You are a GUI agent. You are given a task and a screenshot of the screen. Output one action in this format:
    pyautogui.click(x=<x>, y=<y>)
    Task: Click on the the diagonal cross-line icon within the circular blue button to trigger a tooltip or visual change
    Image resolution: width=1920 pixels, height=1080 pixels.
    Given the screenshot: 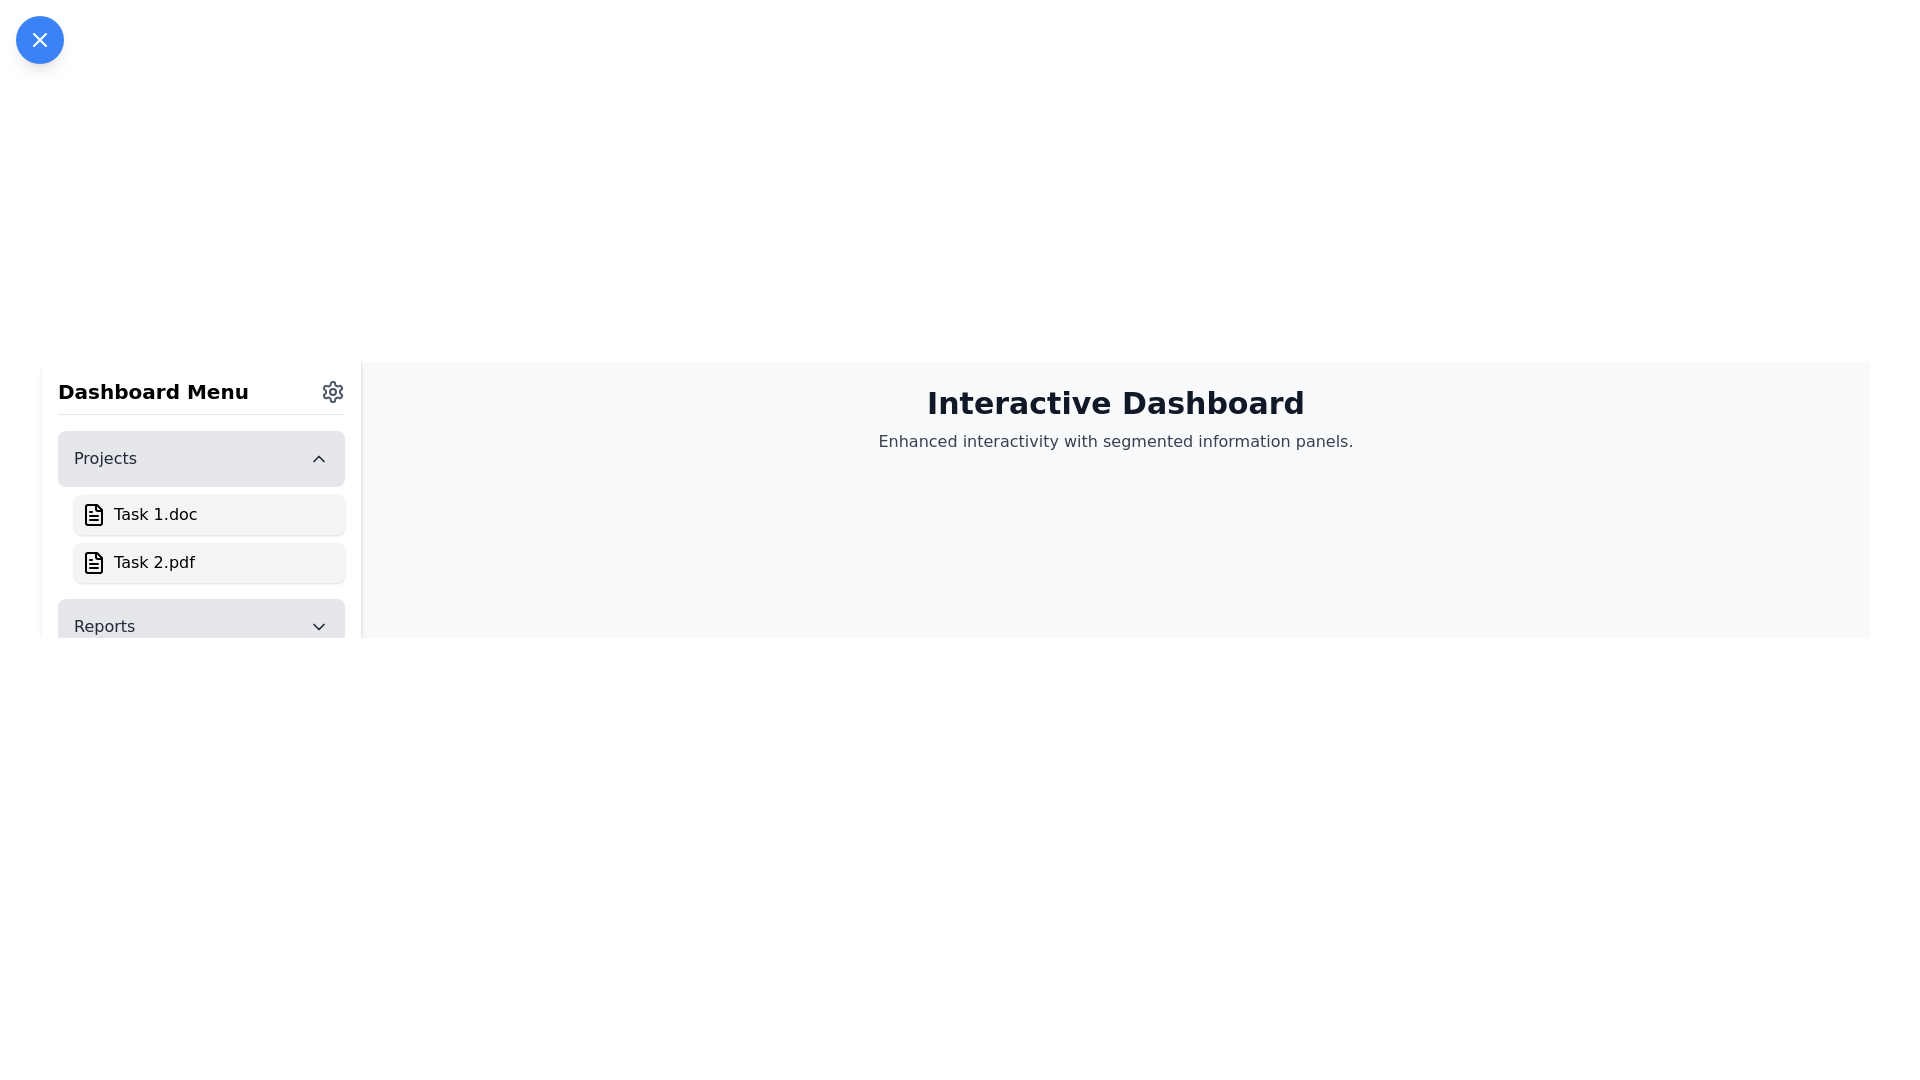 What is the action you would take?
    pyautogui.click(x=39, y=39)
    